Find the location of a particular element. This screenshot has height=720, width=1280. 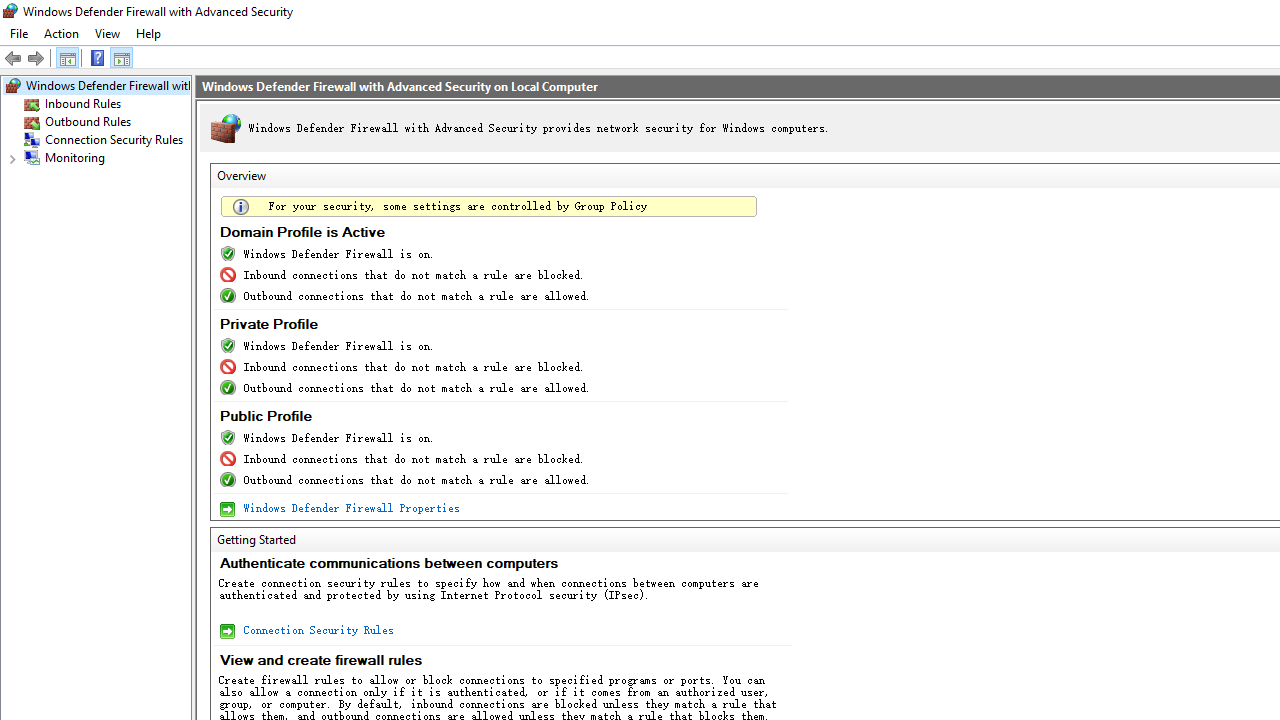

'View' is located at coordinates (106, 33).